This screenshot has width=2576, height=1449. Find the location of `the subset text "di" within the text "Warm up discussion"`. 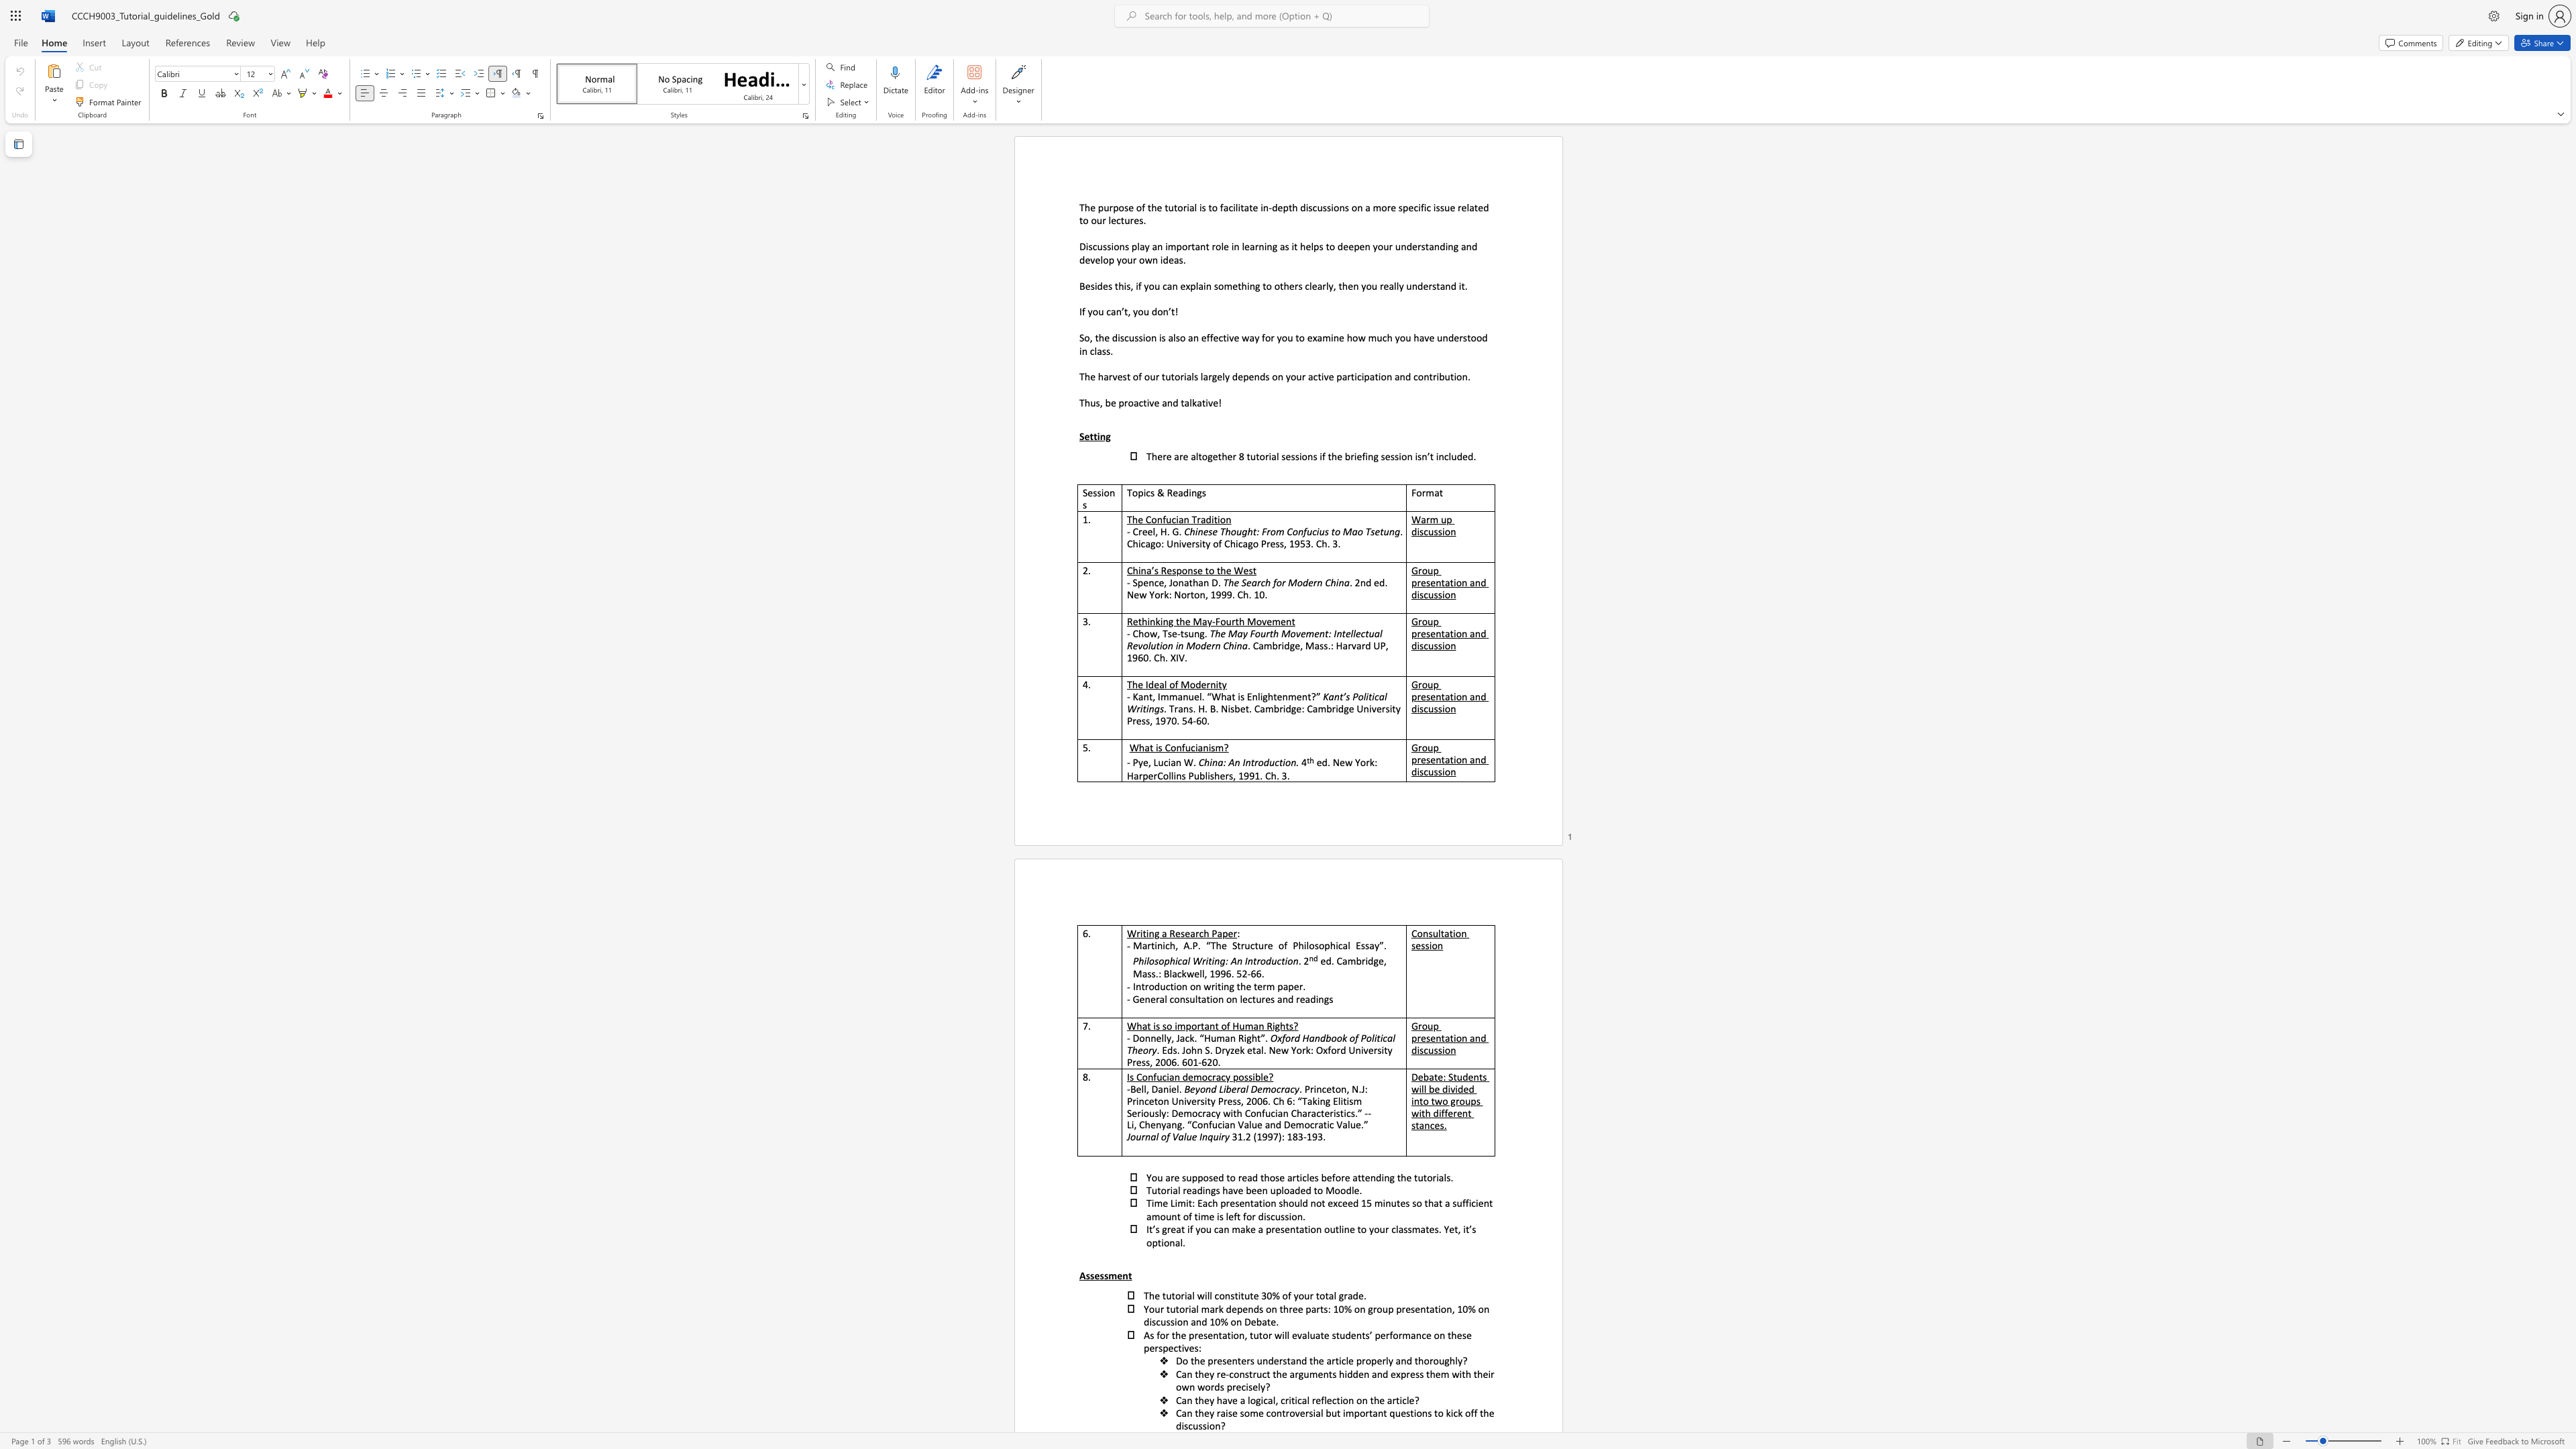

the subset text "di" within the text "Warm up discussion" is located at coordinates (1411, 531).